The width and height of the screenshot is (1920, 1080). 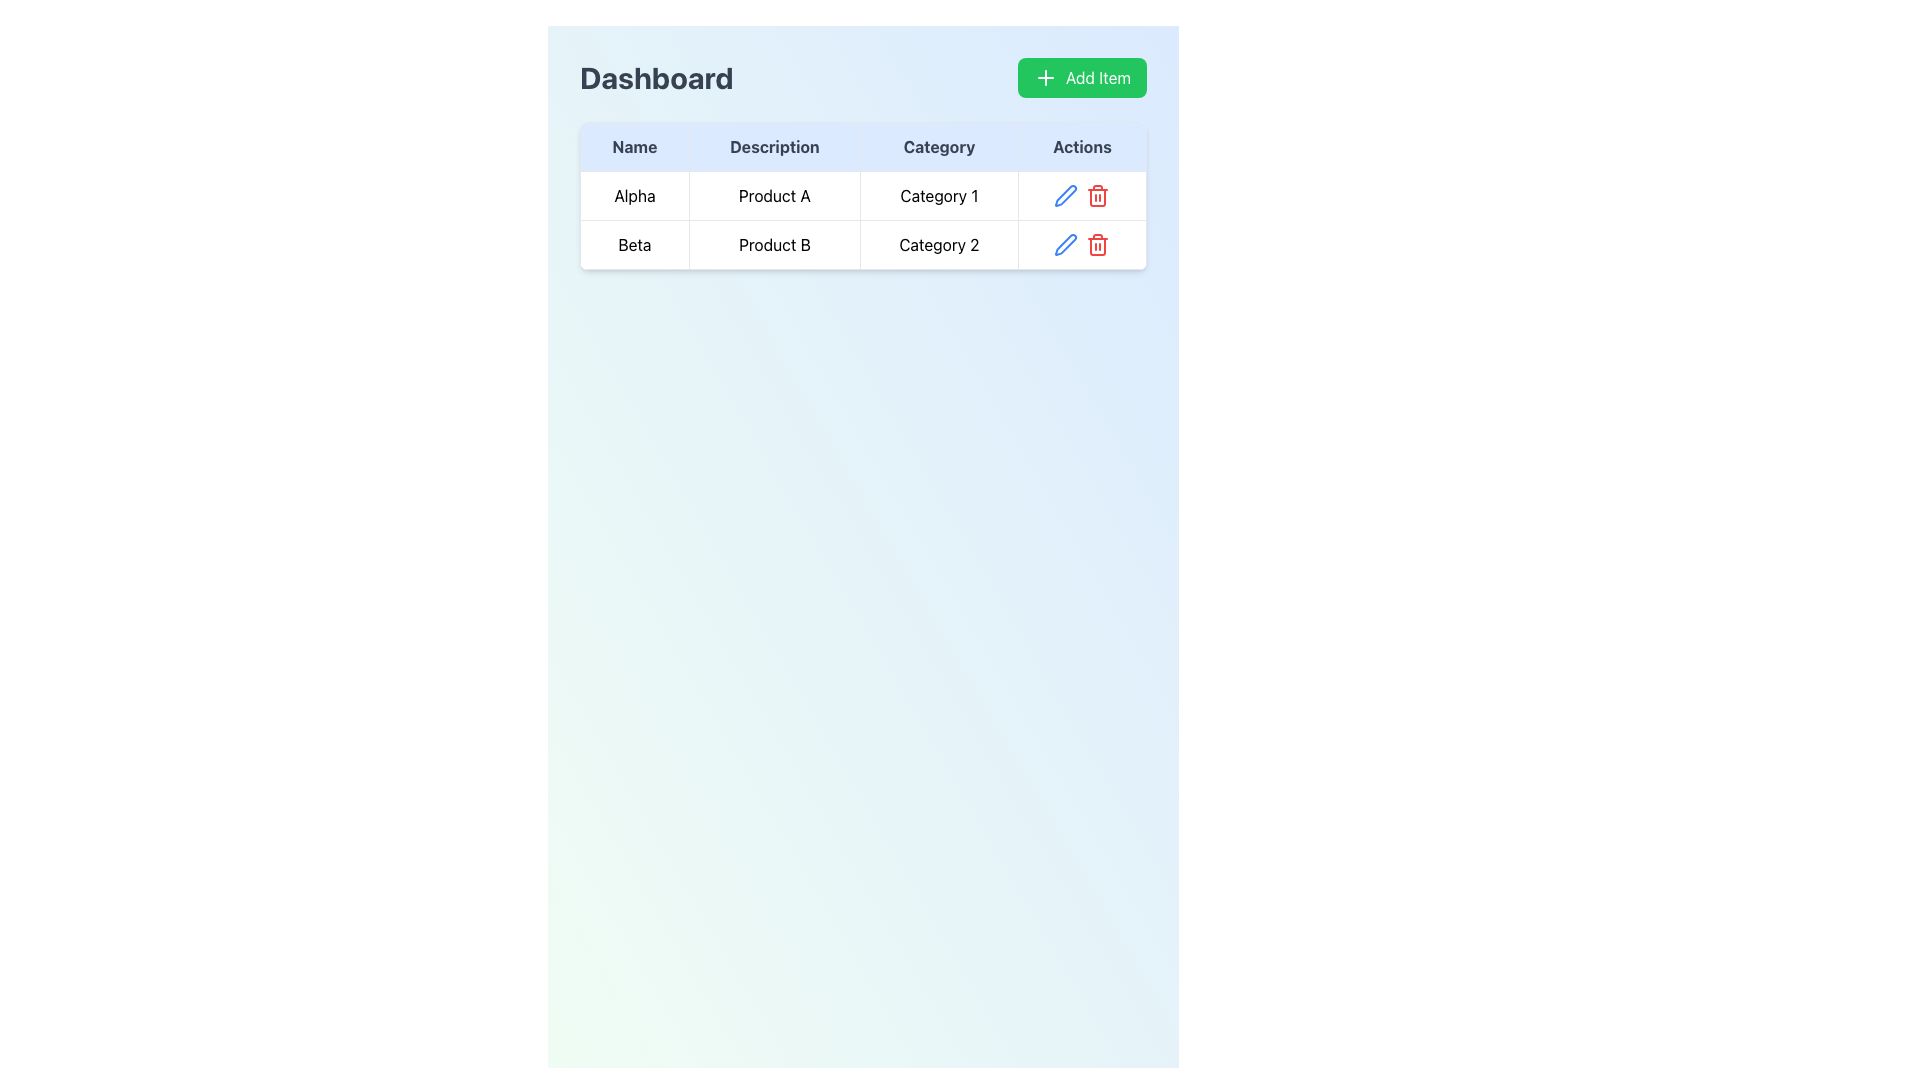 I want to click on the text label 'Actions' which is the fourth column header in a light blue table header, so click(x=1081, y=145).